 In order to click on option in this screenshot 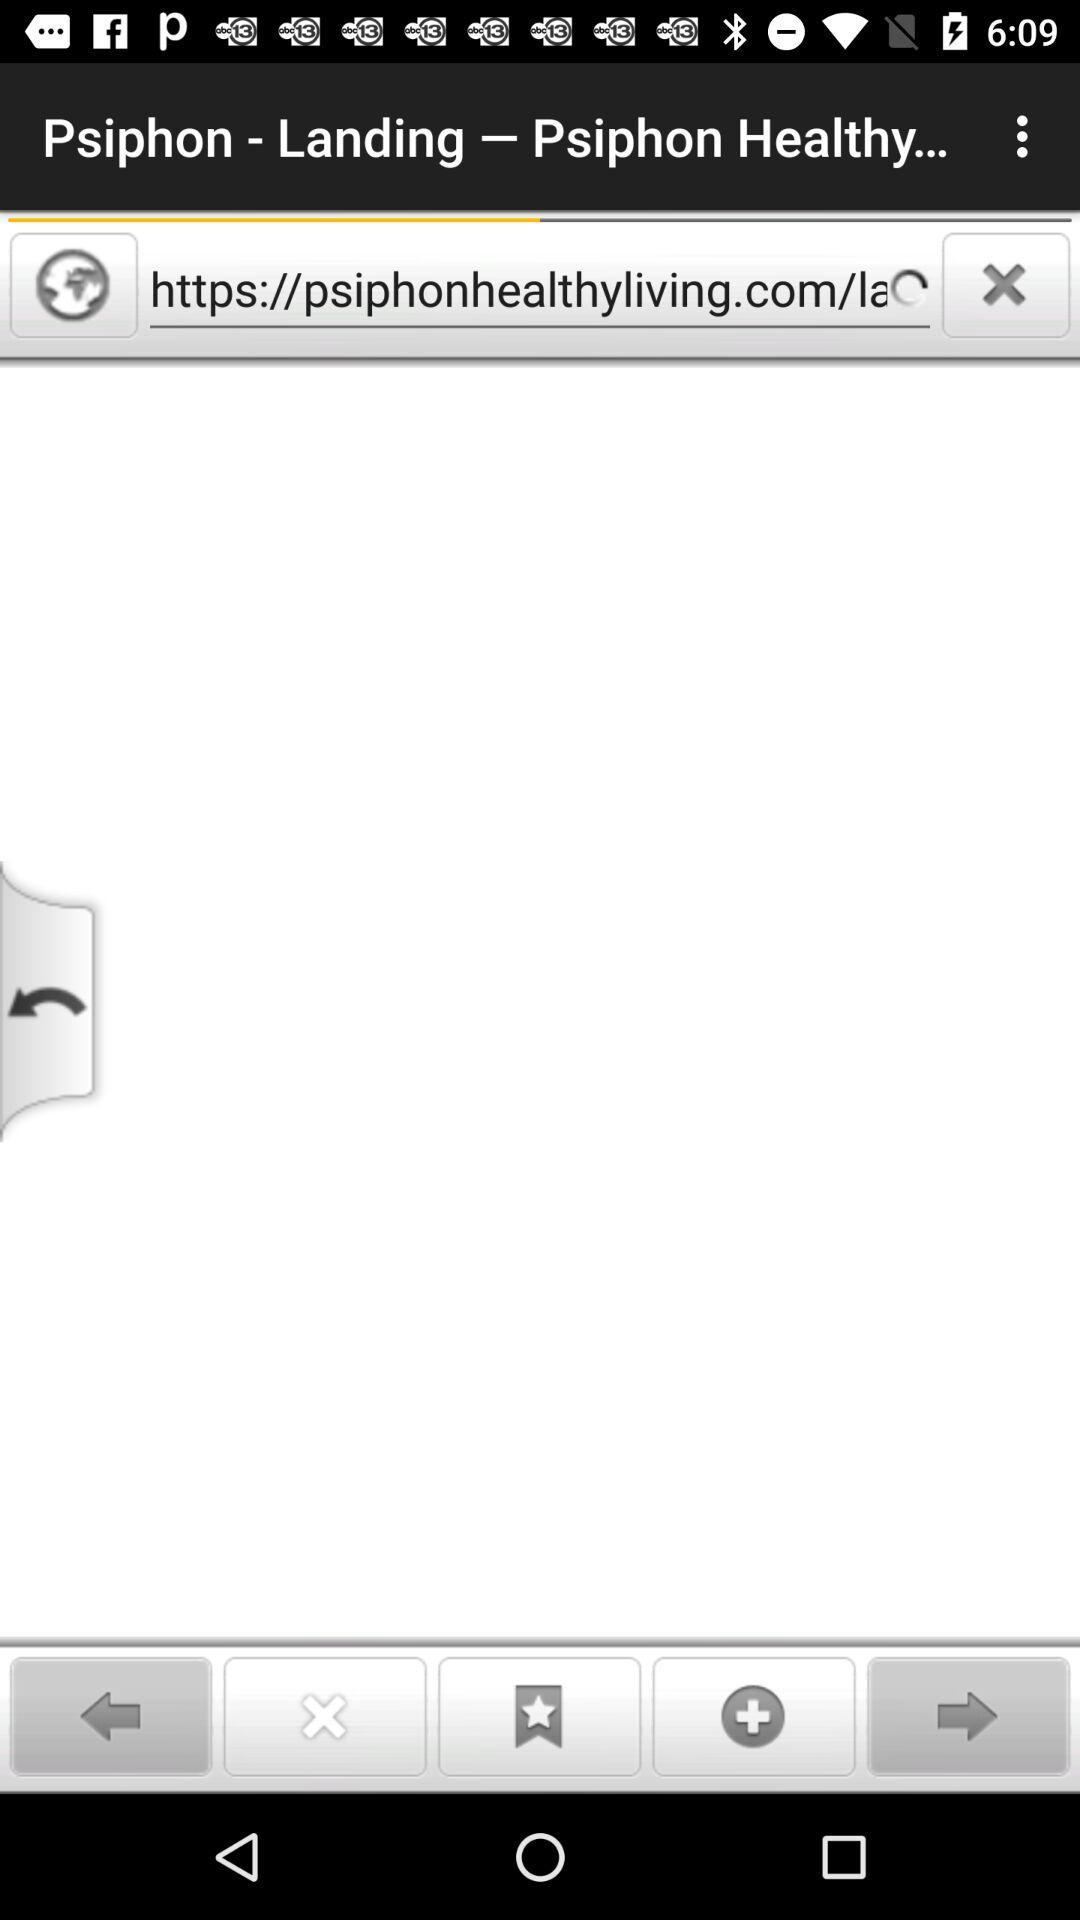, I will do `click(754, 1715)`.